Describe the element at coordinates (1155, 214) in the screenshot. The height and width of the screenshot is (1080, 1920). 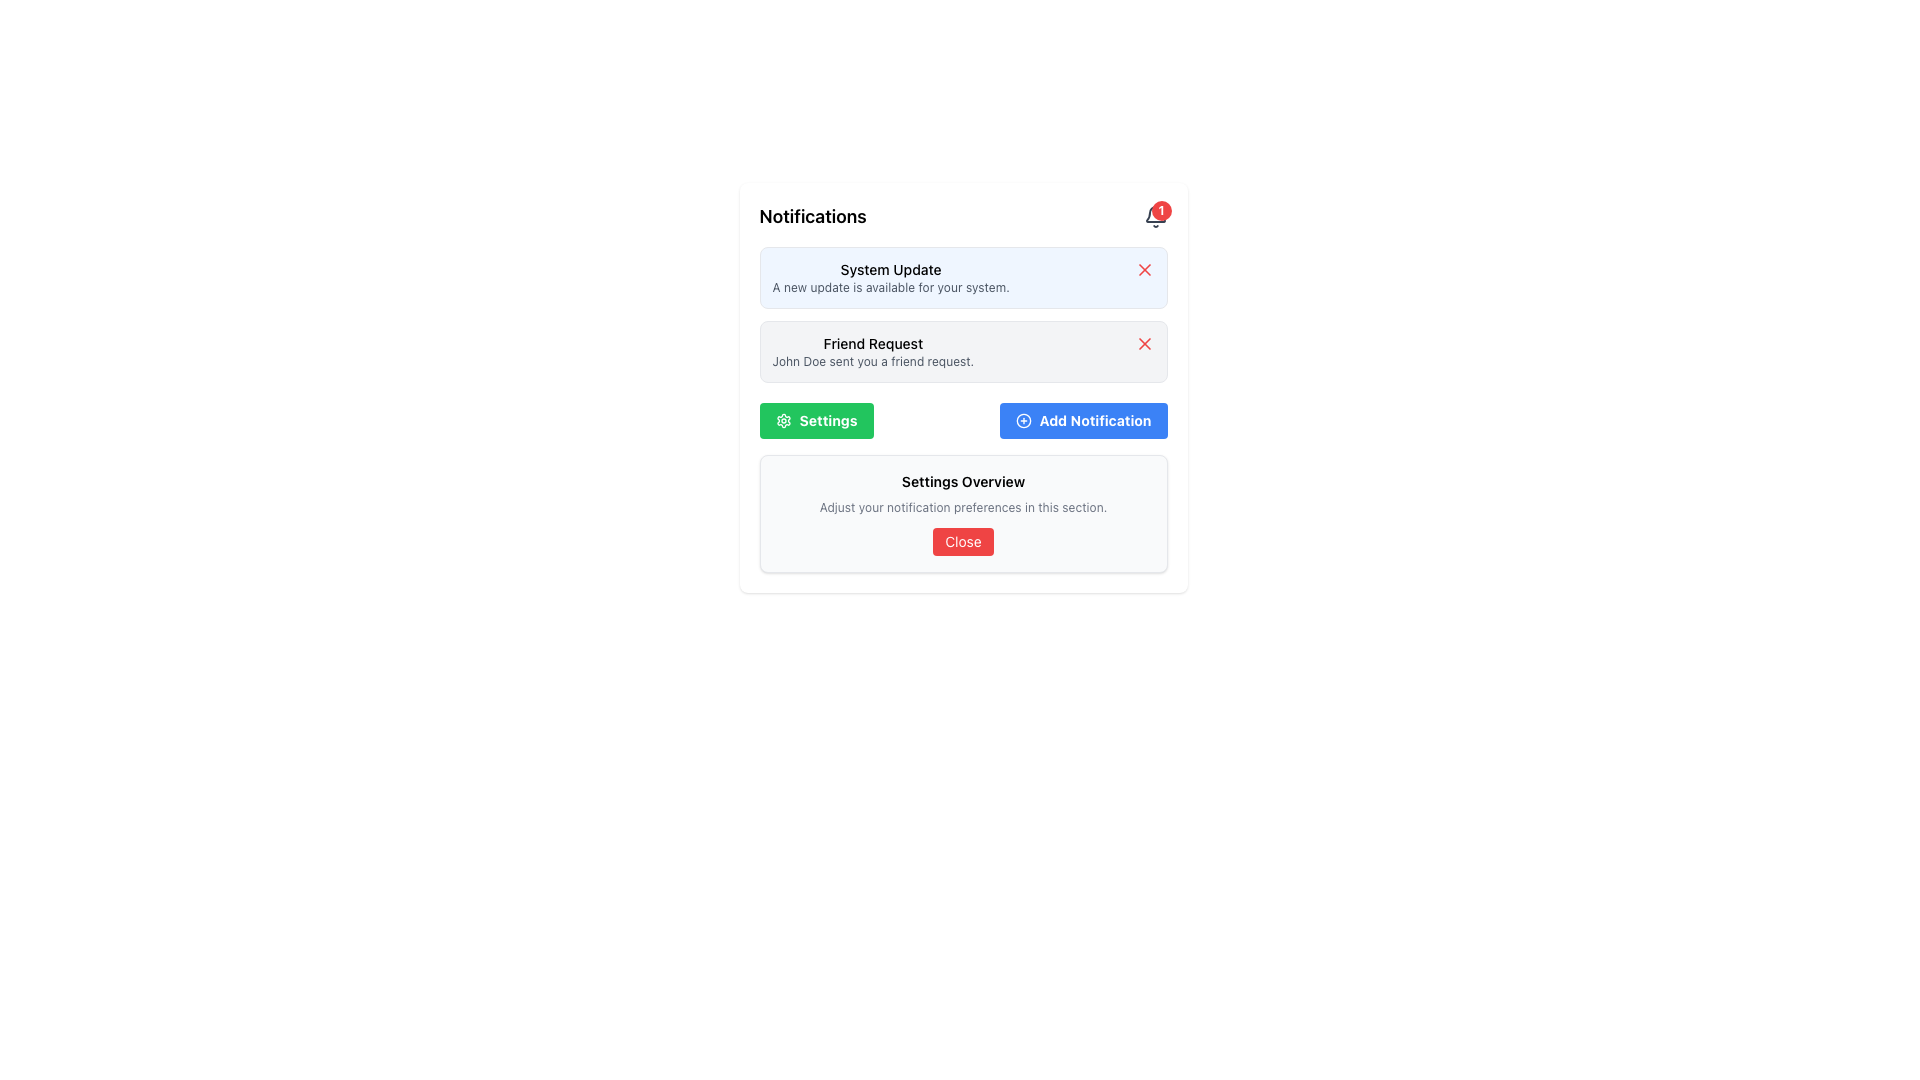
I see `lower arc of the bell icon located in the top-right corner of the notification interface` at that location.